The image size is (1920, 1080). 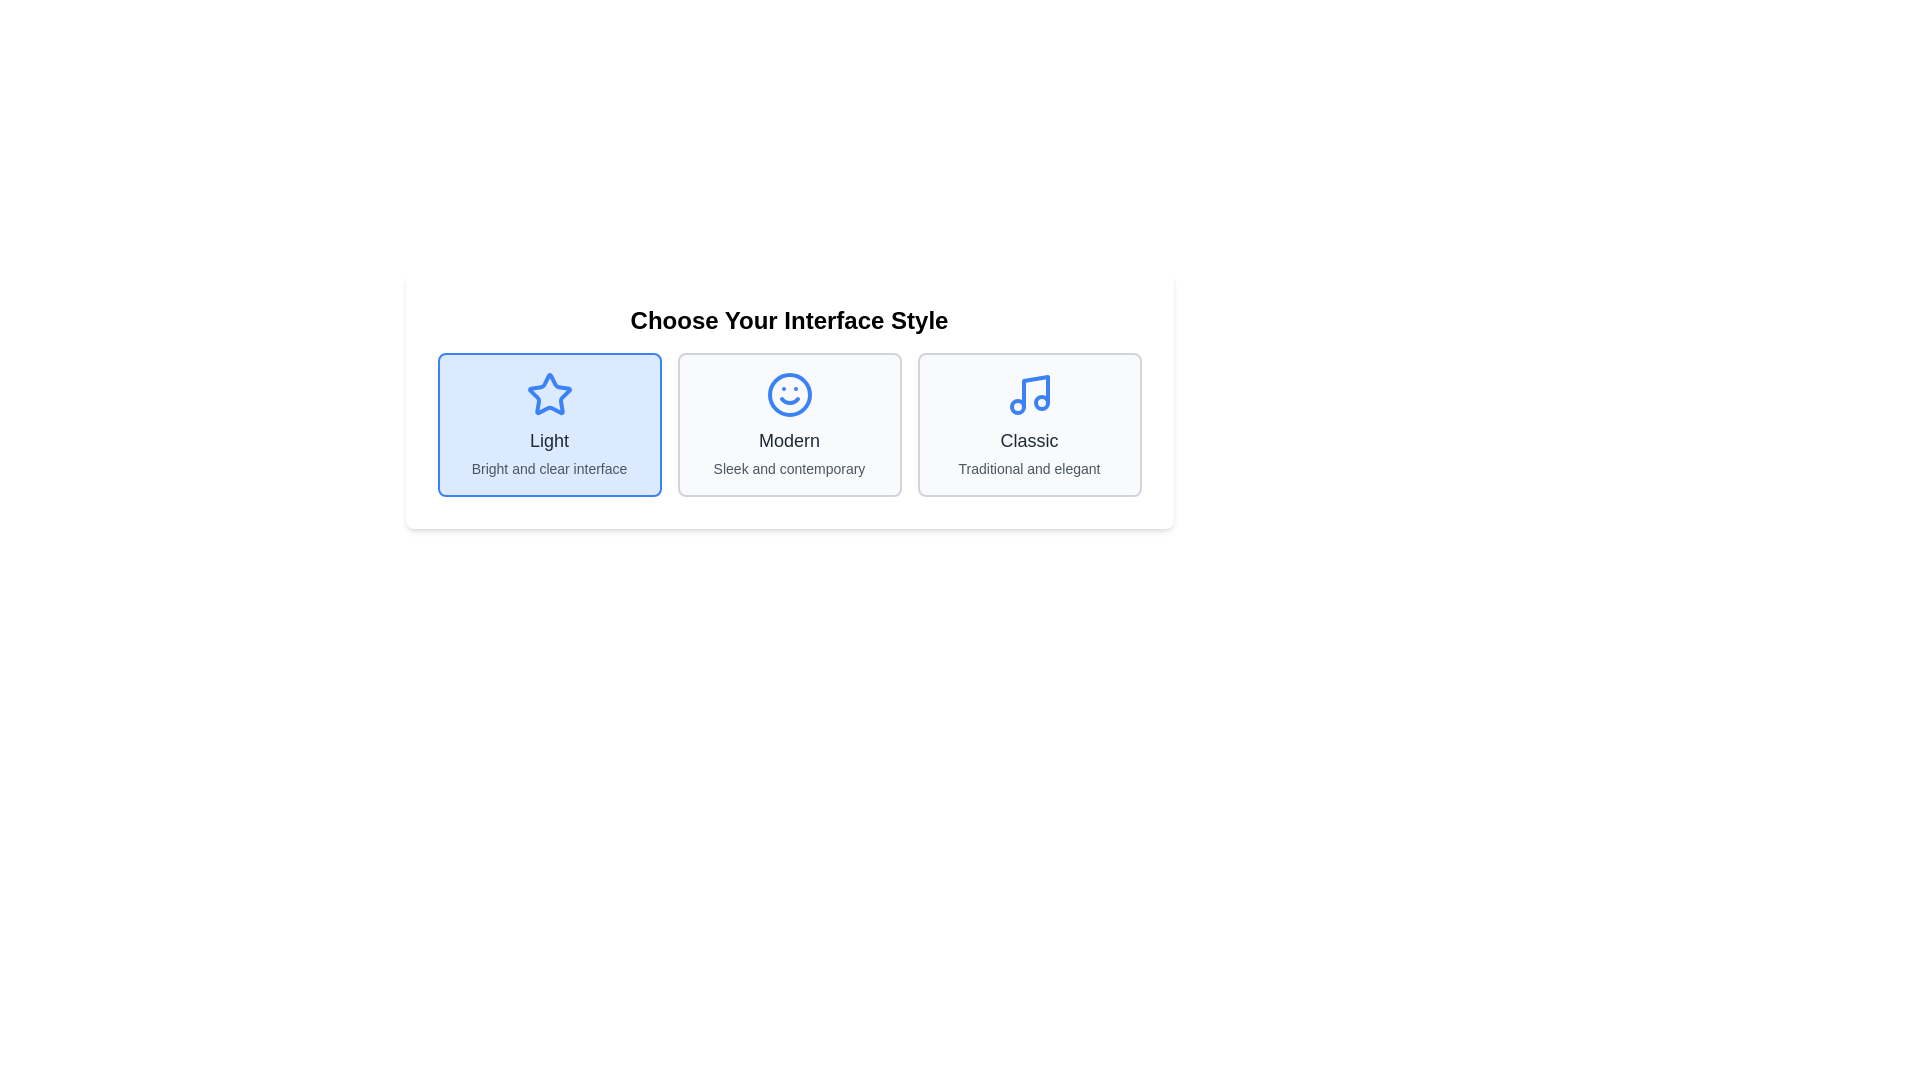 I want to click on the star icon representing the 'Light' interface style option, which is the leftmost selectable option in a horizontal layout, located above the text 'Light', so click(x=549, y=394).